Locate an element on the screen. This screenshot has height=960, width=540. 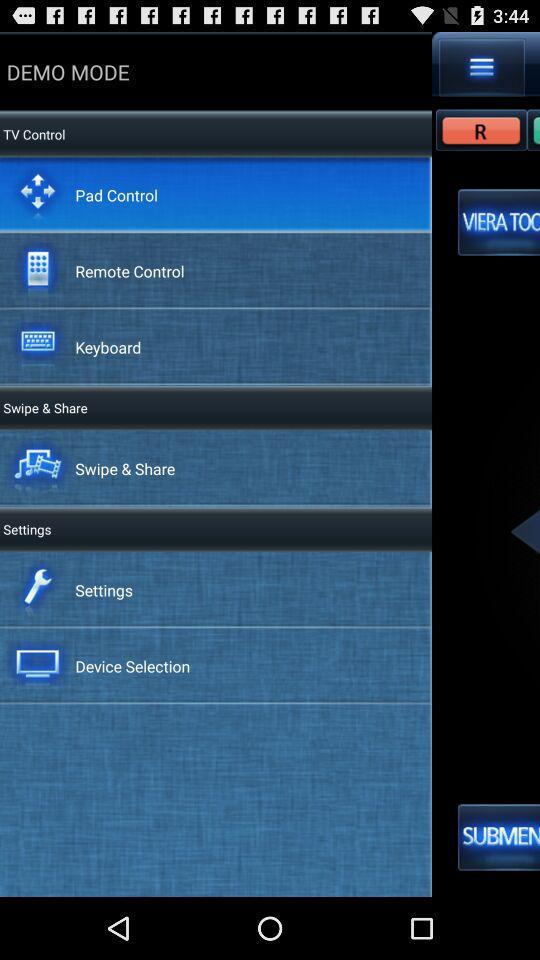
app below demo mode icon is located at coordinates (31, 133).